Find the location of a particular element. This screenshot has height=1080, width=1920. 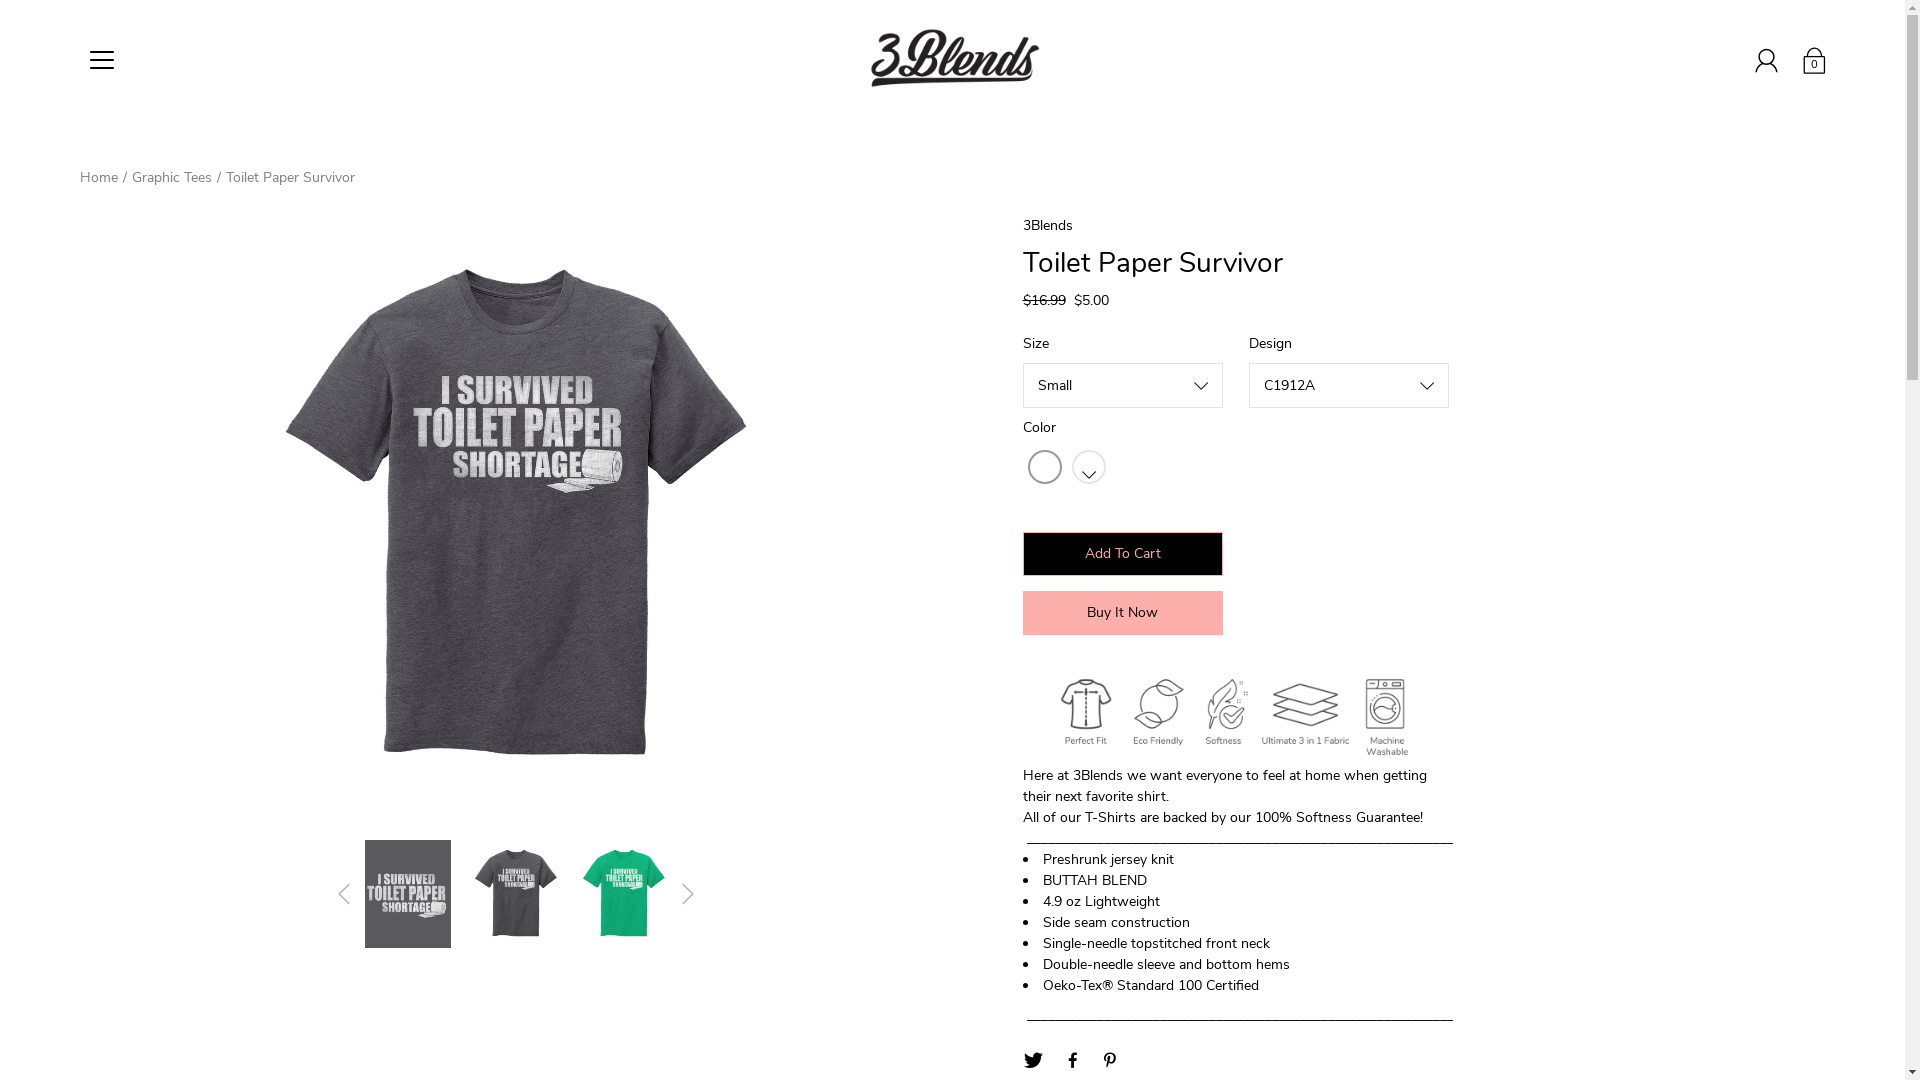

'Buy It Now' is located at coordinates (1122, 612).